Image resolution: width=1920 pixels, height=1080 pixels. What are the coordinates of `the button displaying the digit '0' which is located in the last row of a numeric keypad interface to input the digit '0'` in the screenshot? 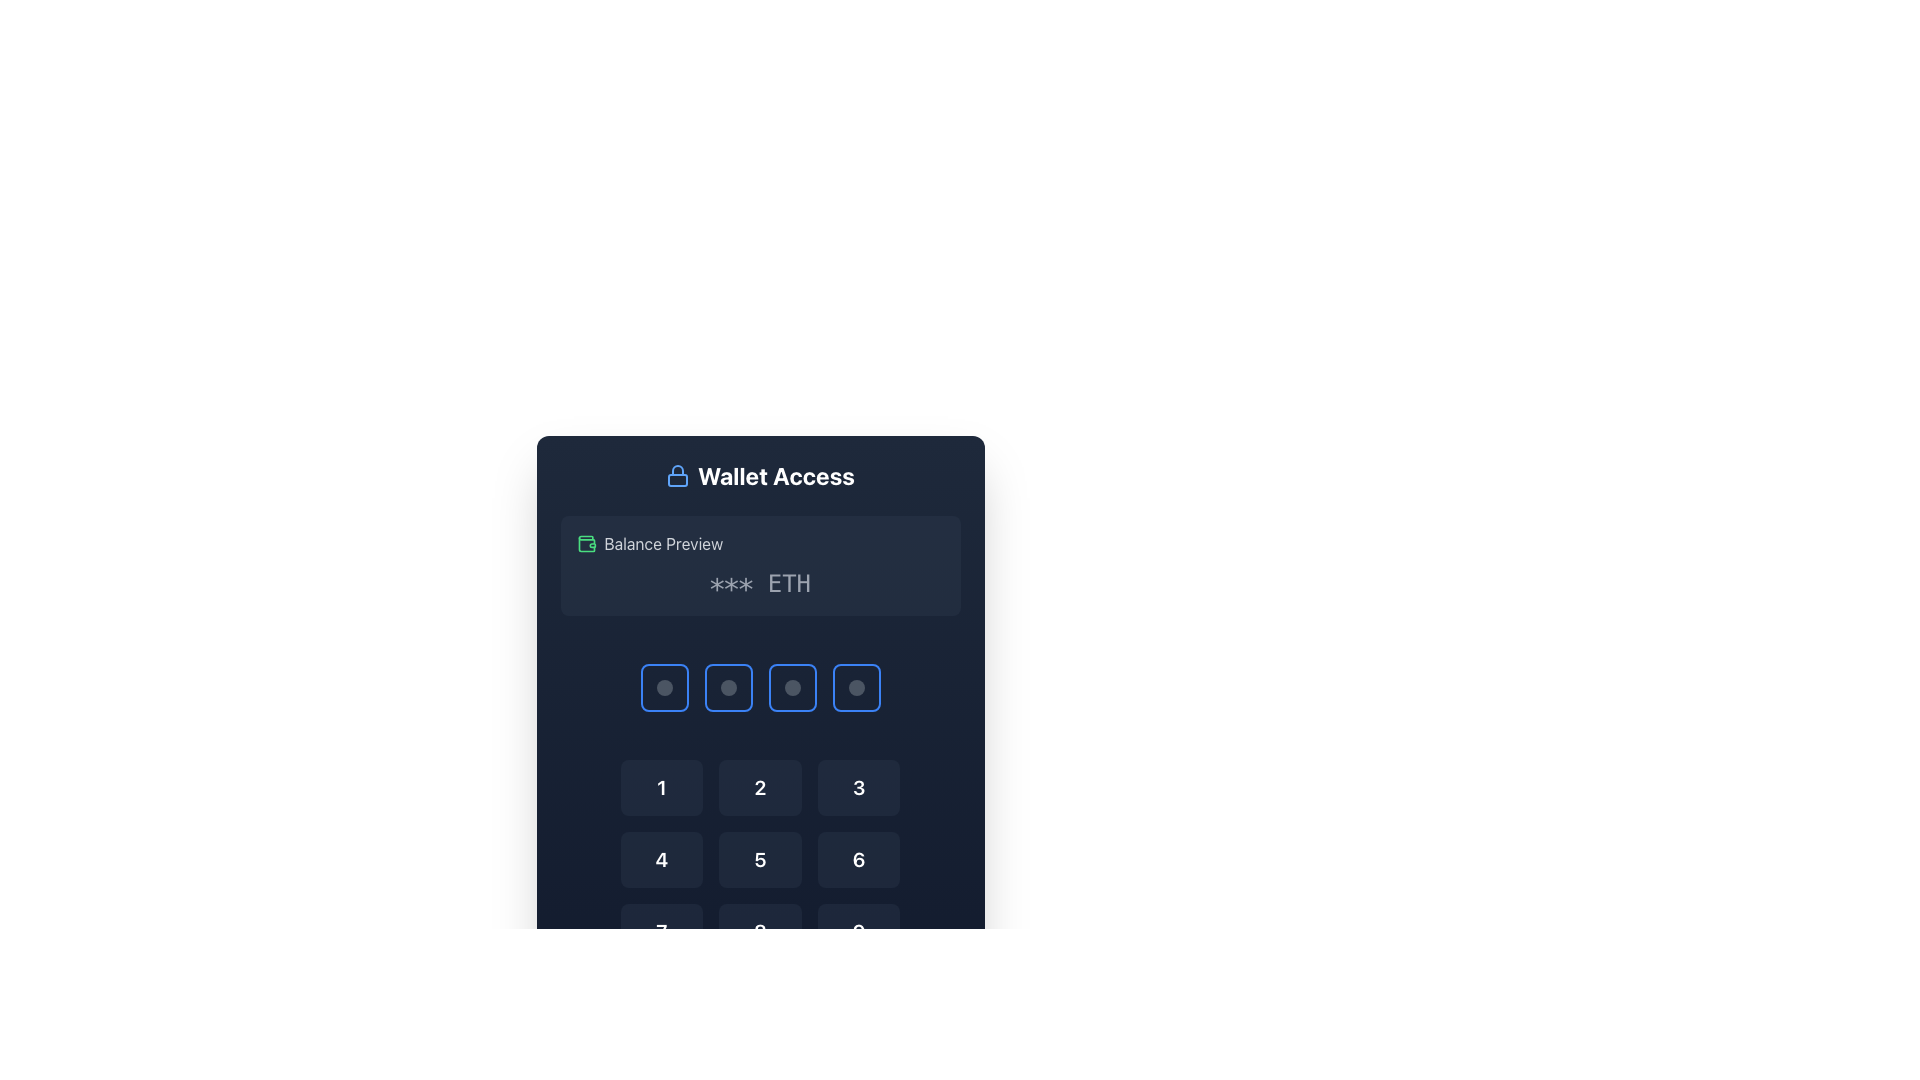 It's located at (759, 1003).